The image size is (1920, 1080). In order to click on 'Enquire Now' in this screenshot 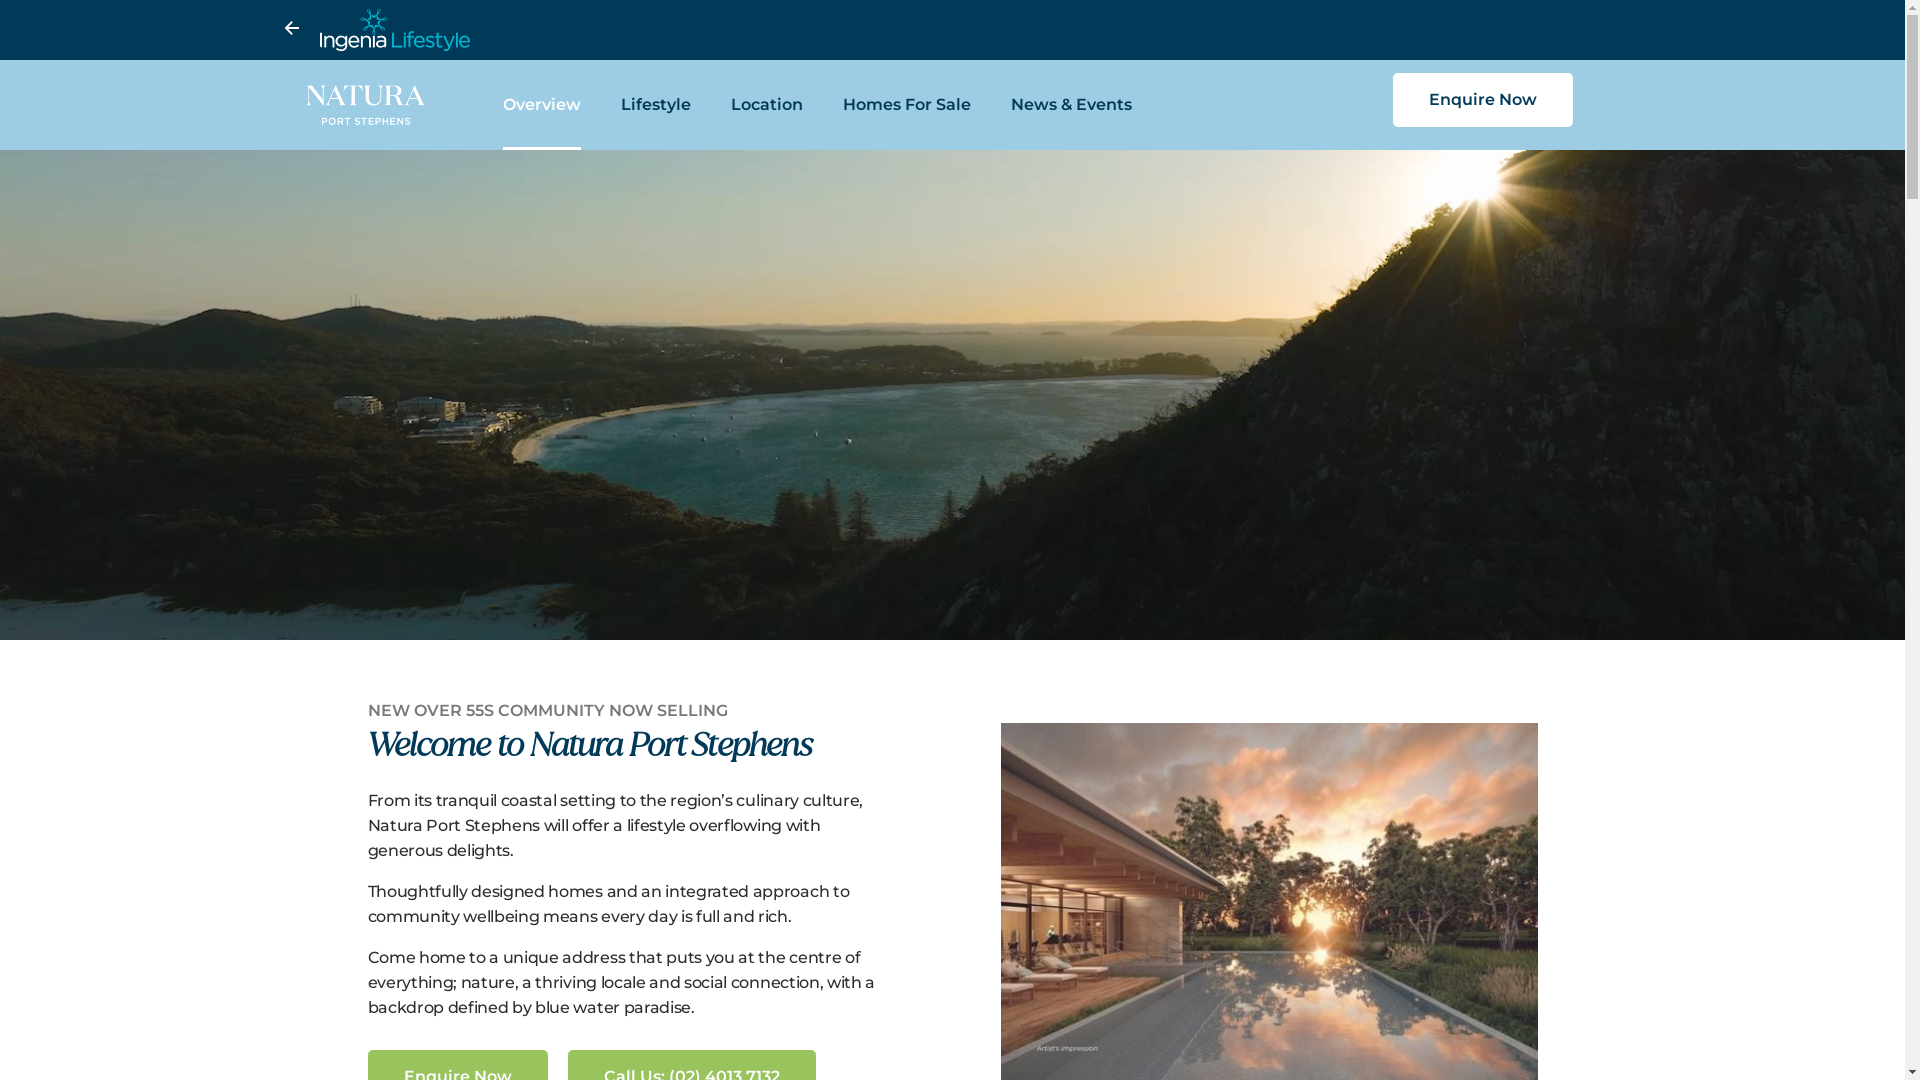, I will do `click(1391, 100)`.